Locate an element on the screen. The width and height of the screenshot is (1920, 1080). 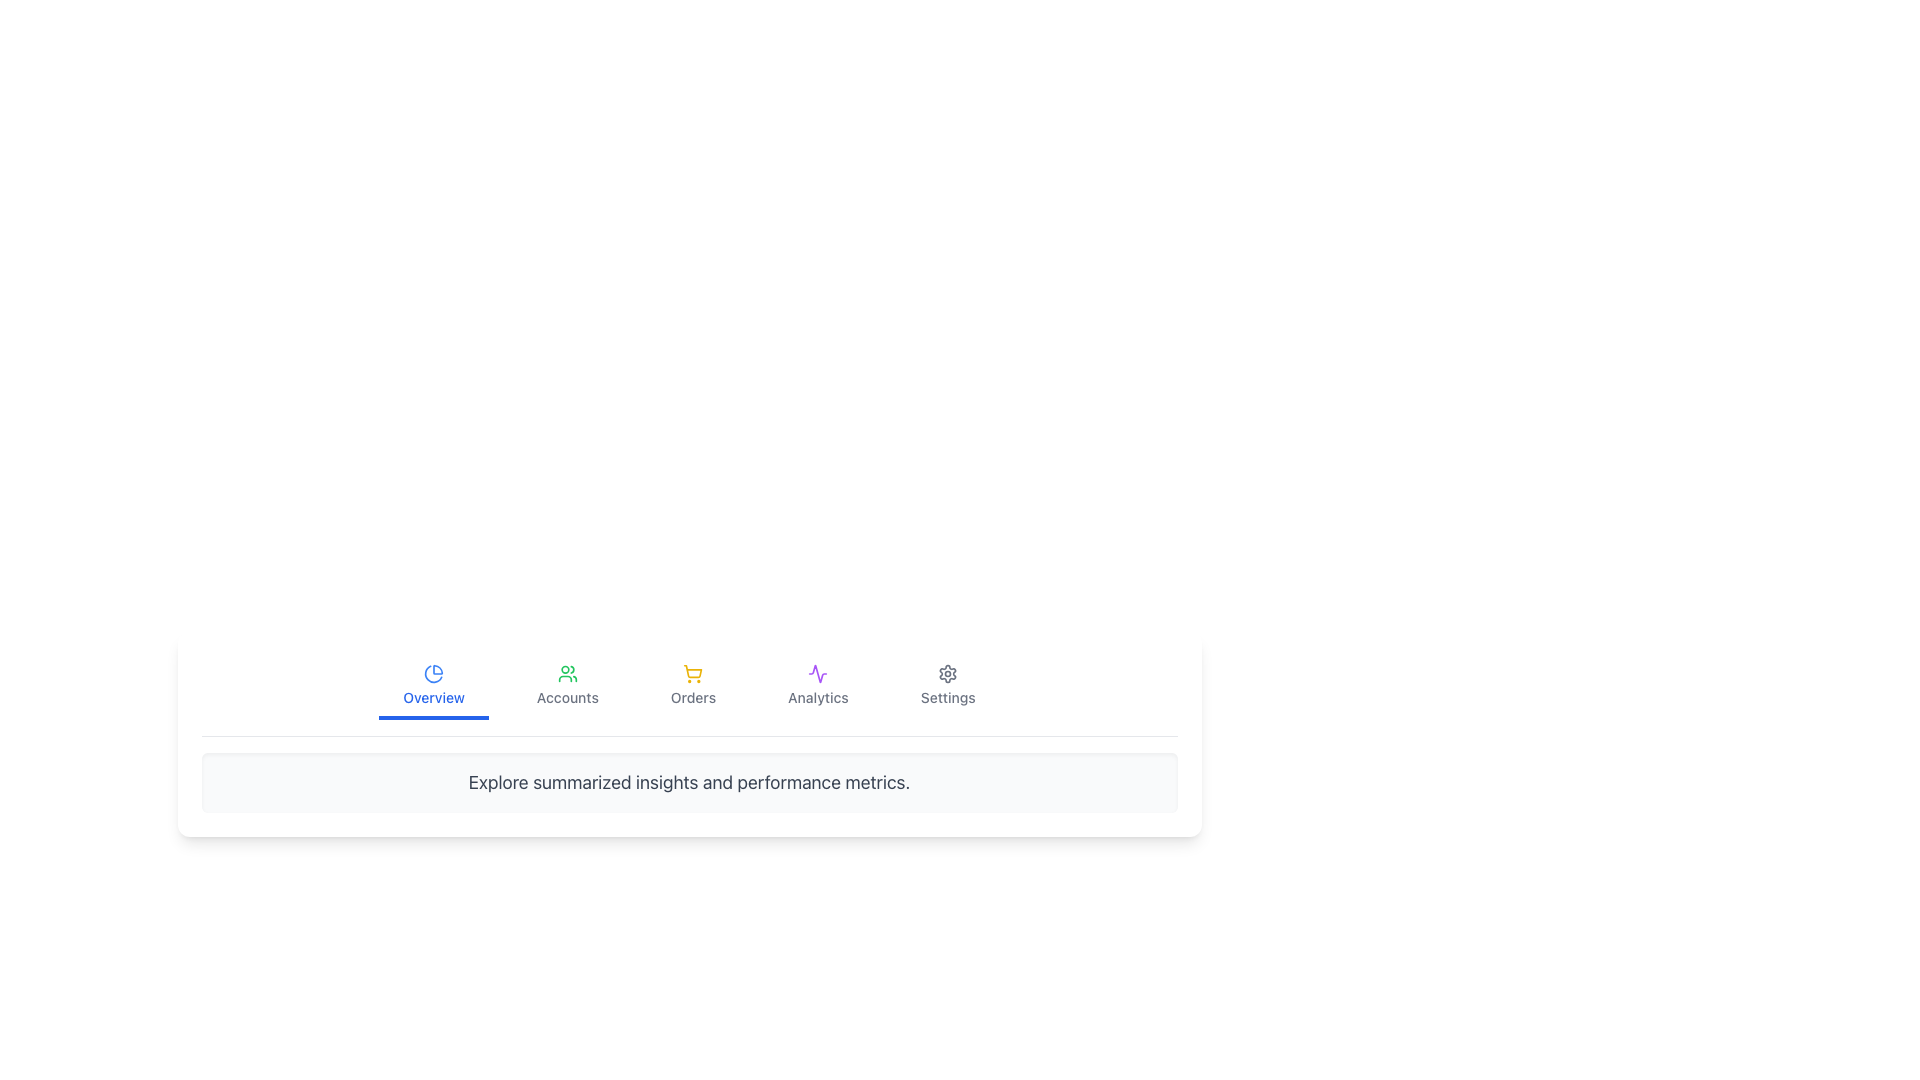
the shopping cart icon within the 'Orders' button in the navigation bar for keyboard interaction is located at coordinates (693, 674).